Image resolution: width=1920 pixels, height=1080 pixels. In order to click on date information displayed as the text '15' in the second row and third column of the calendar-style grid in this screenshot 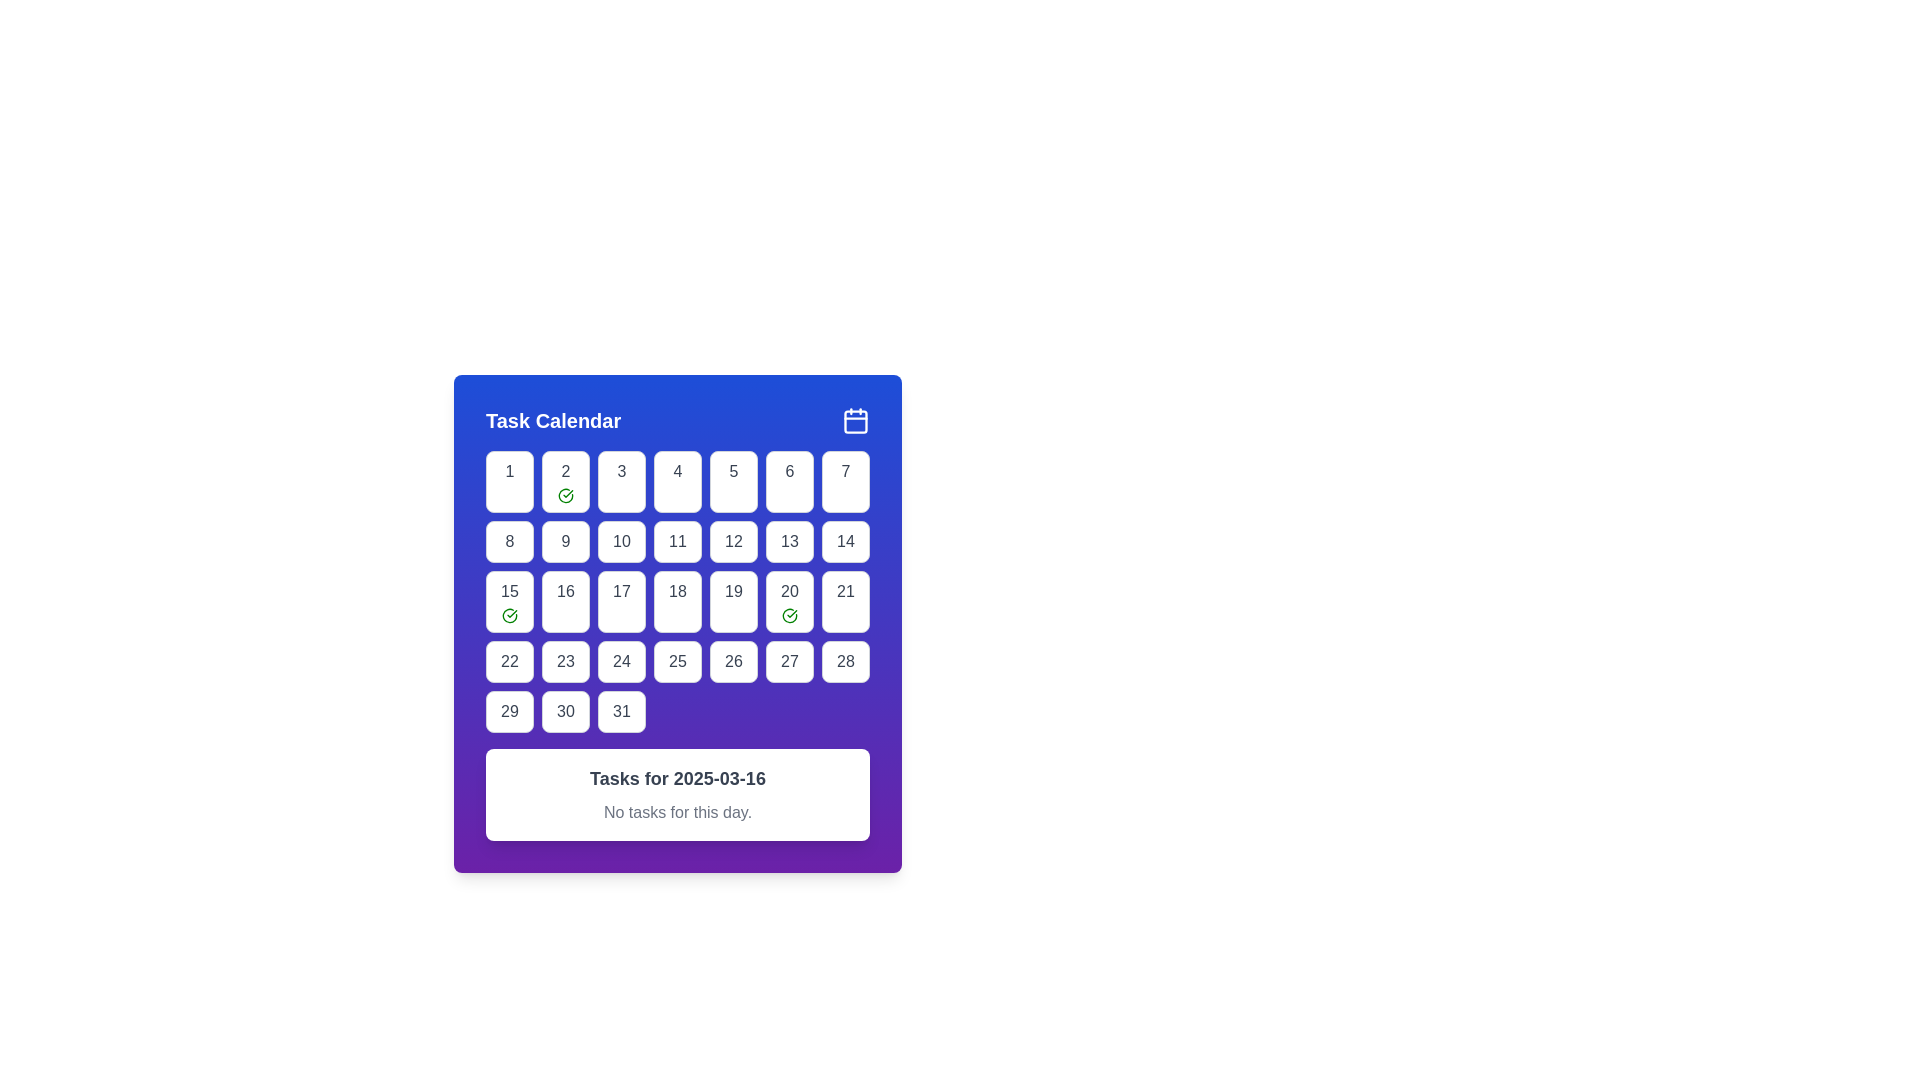, I will do `click(509, 590)`.